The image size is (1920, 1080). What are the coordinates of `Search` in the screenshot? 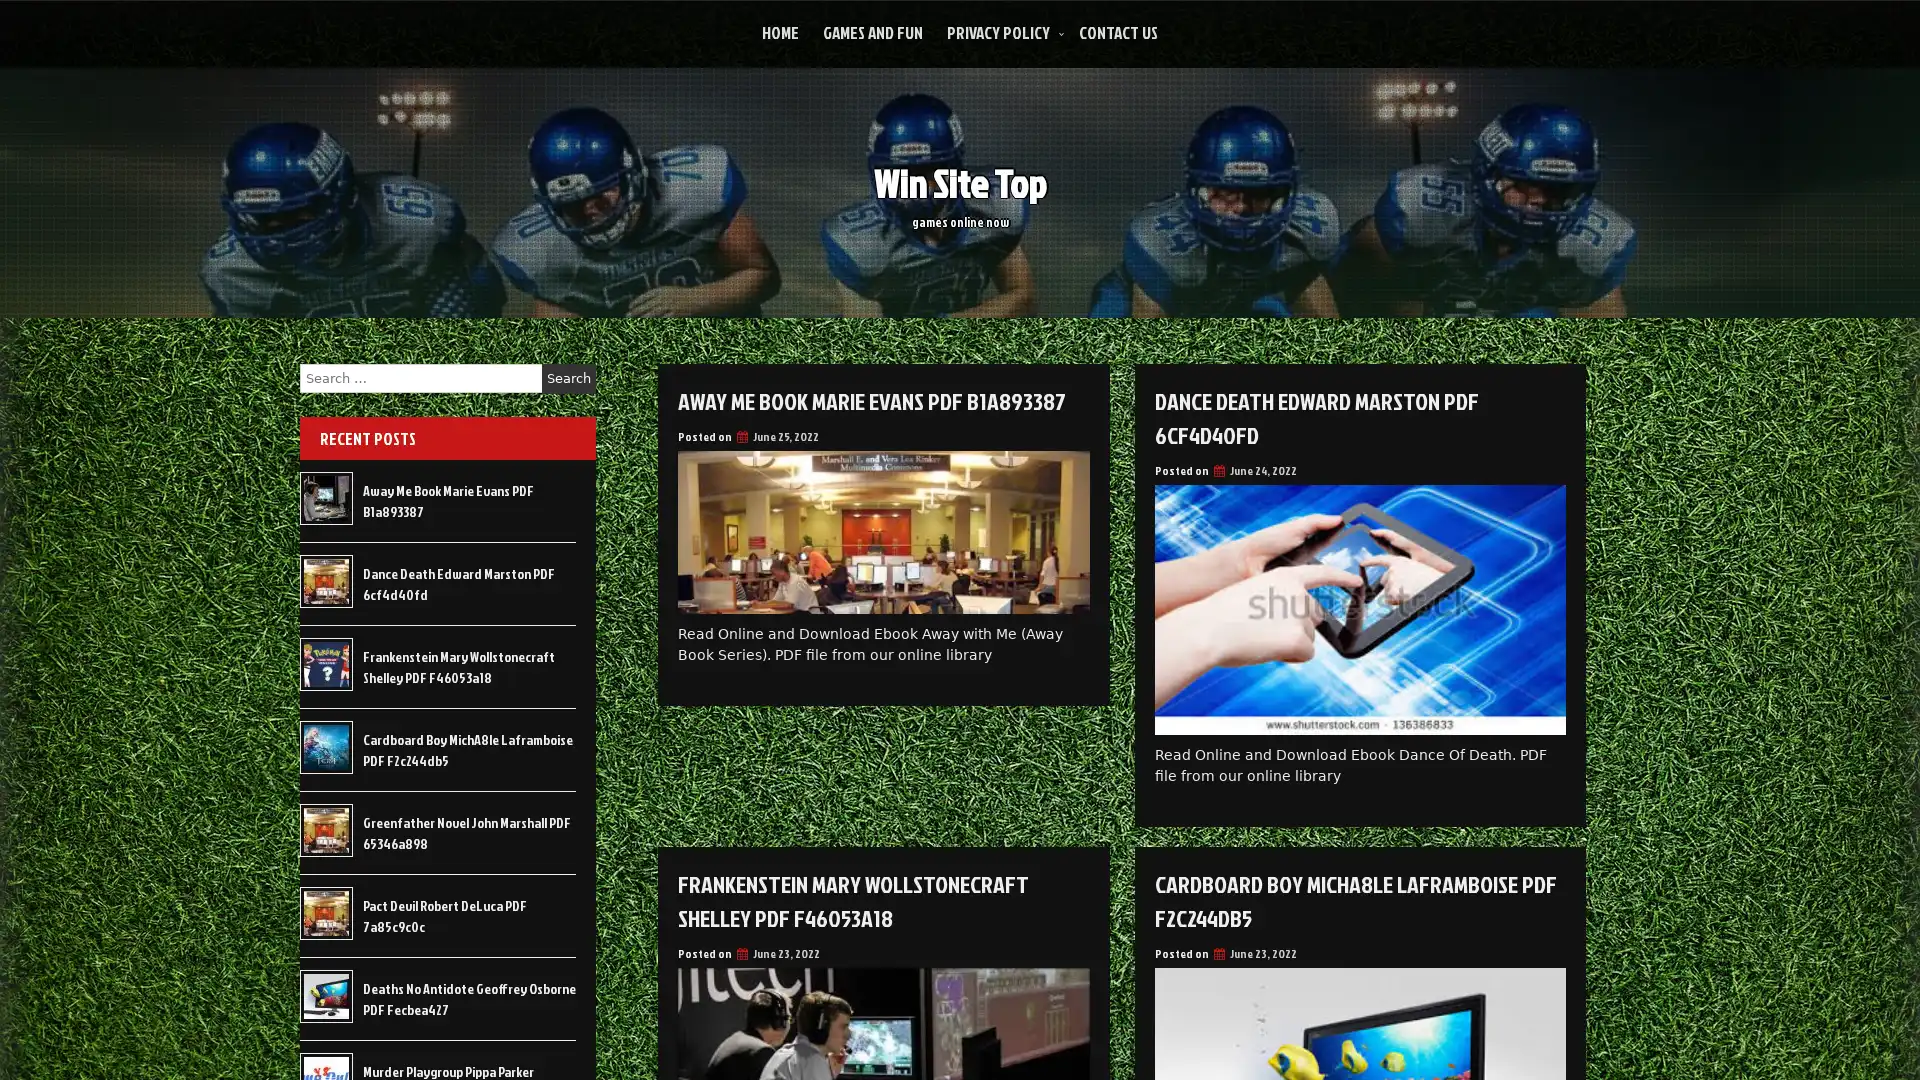 It's located at (568, 378).